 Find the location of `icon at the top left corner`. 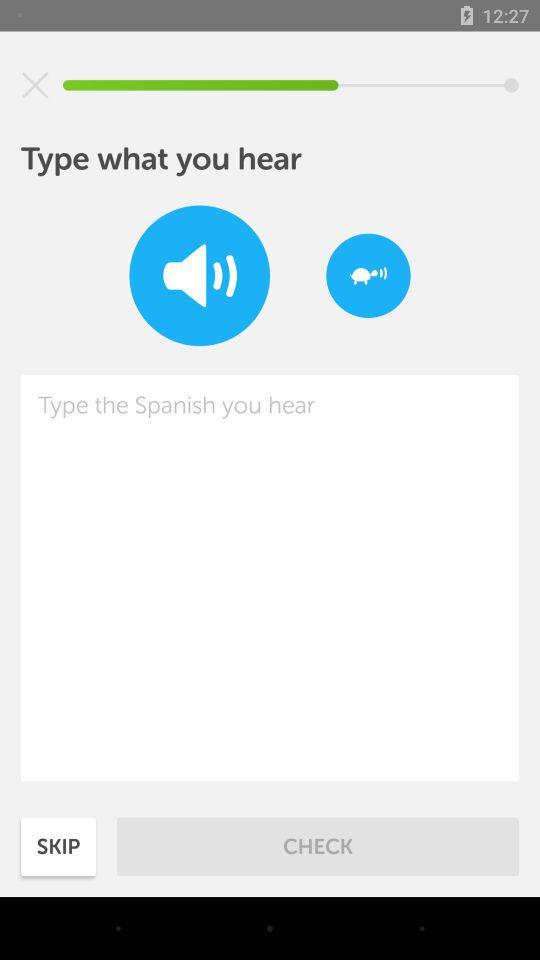

icon at the top left corner is located at coordinates (35, 85).